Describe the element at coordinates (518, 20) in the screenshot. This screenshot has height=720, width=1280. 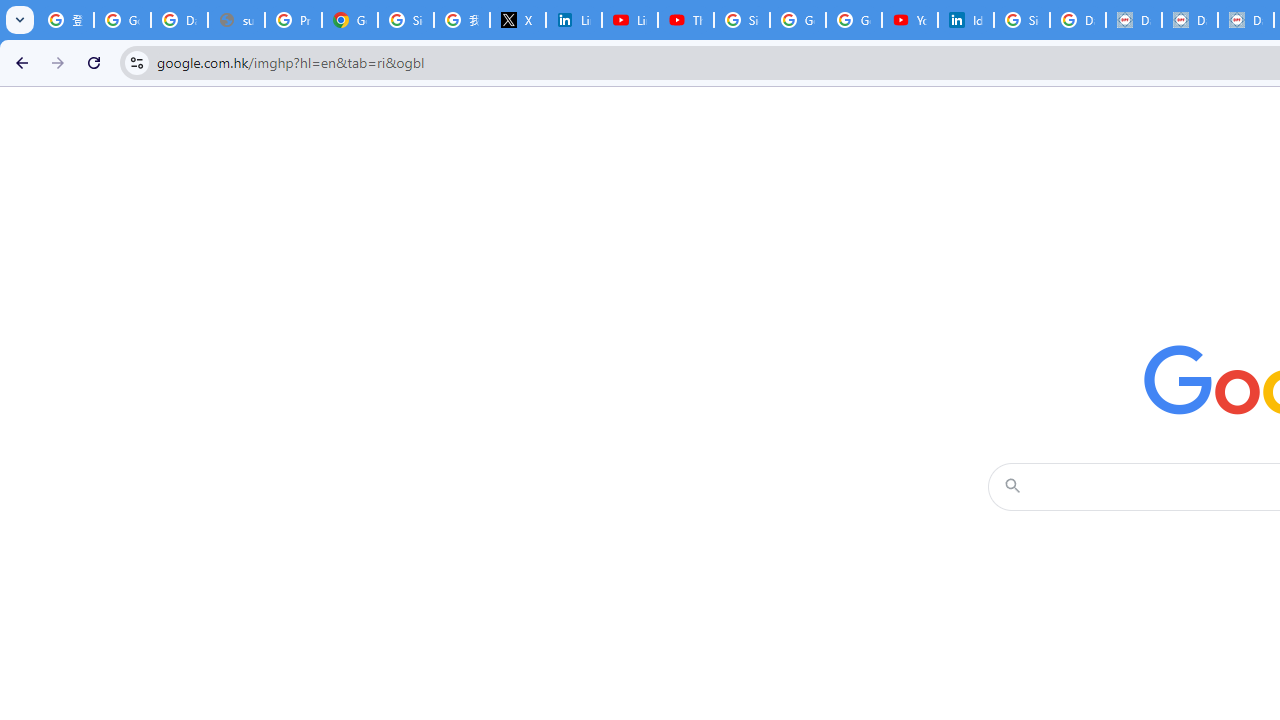
I see `'X'` at that location.